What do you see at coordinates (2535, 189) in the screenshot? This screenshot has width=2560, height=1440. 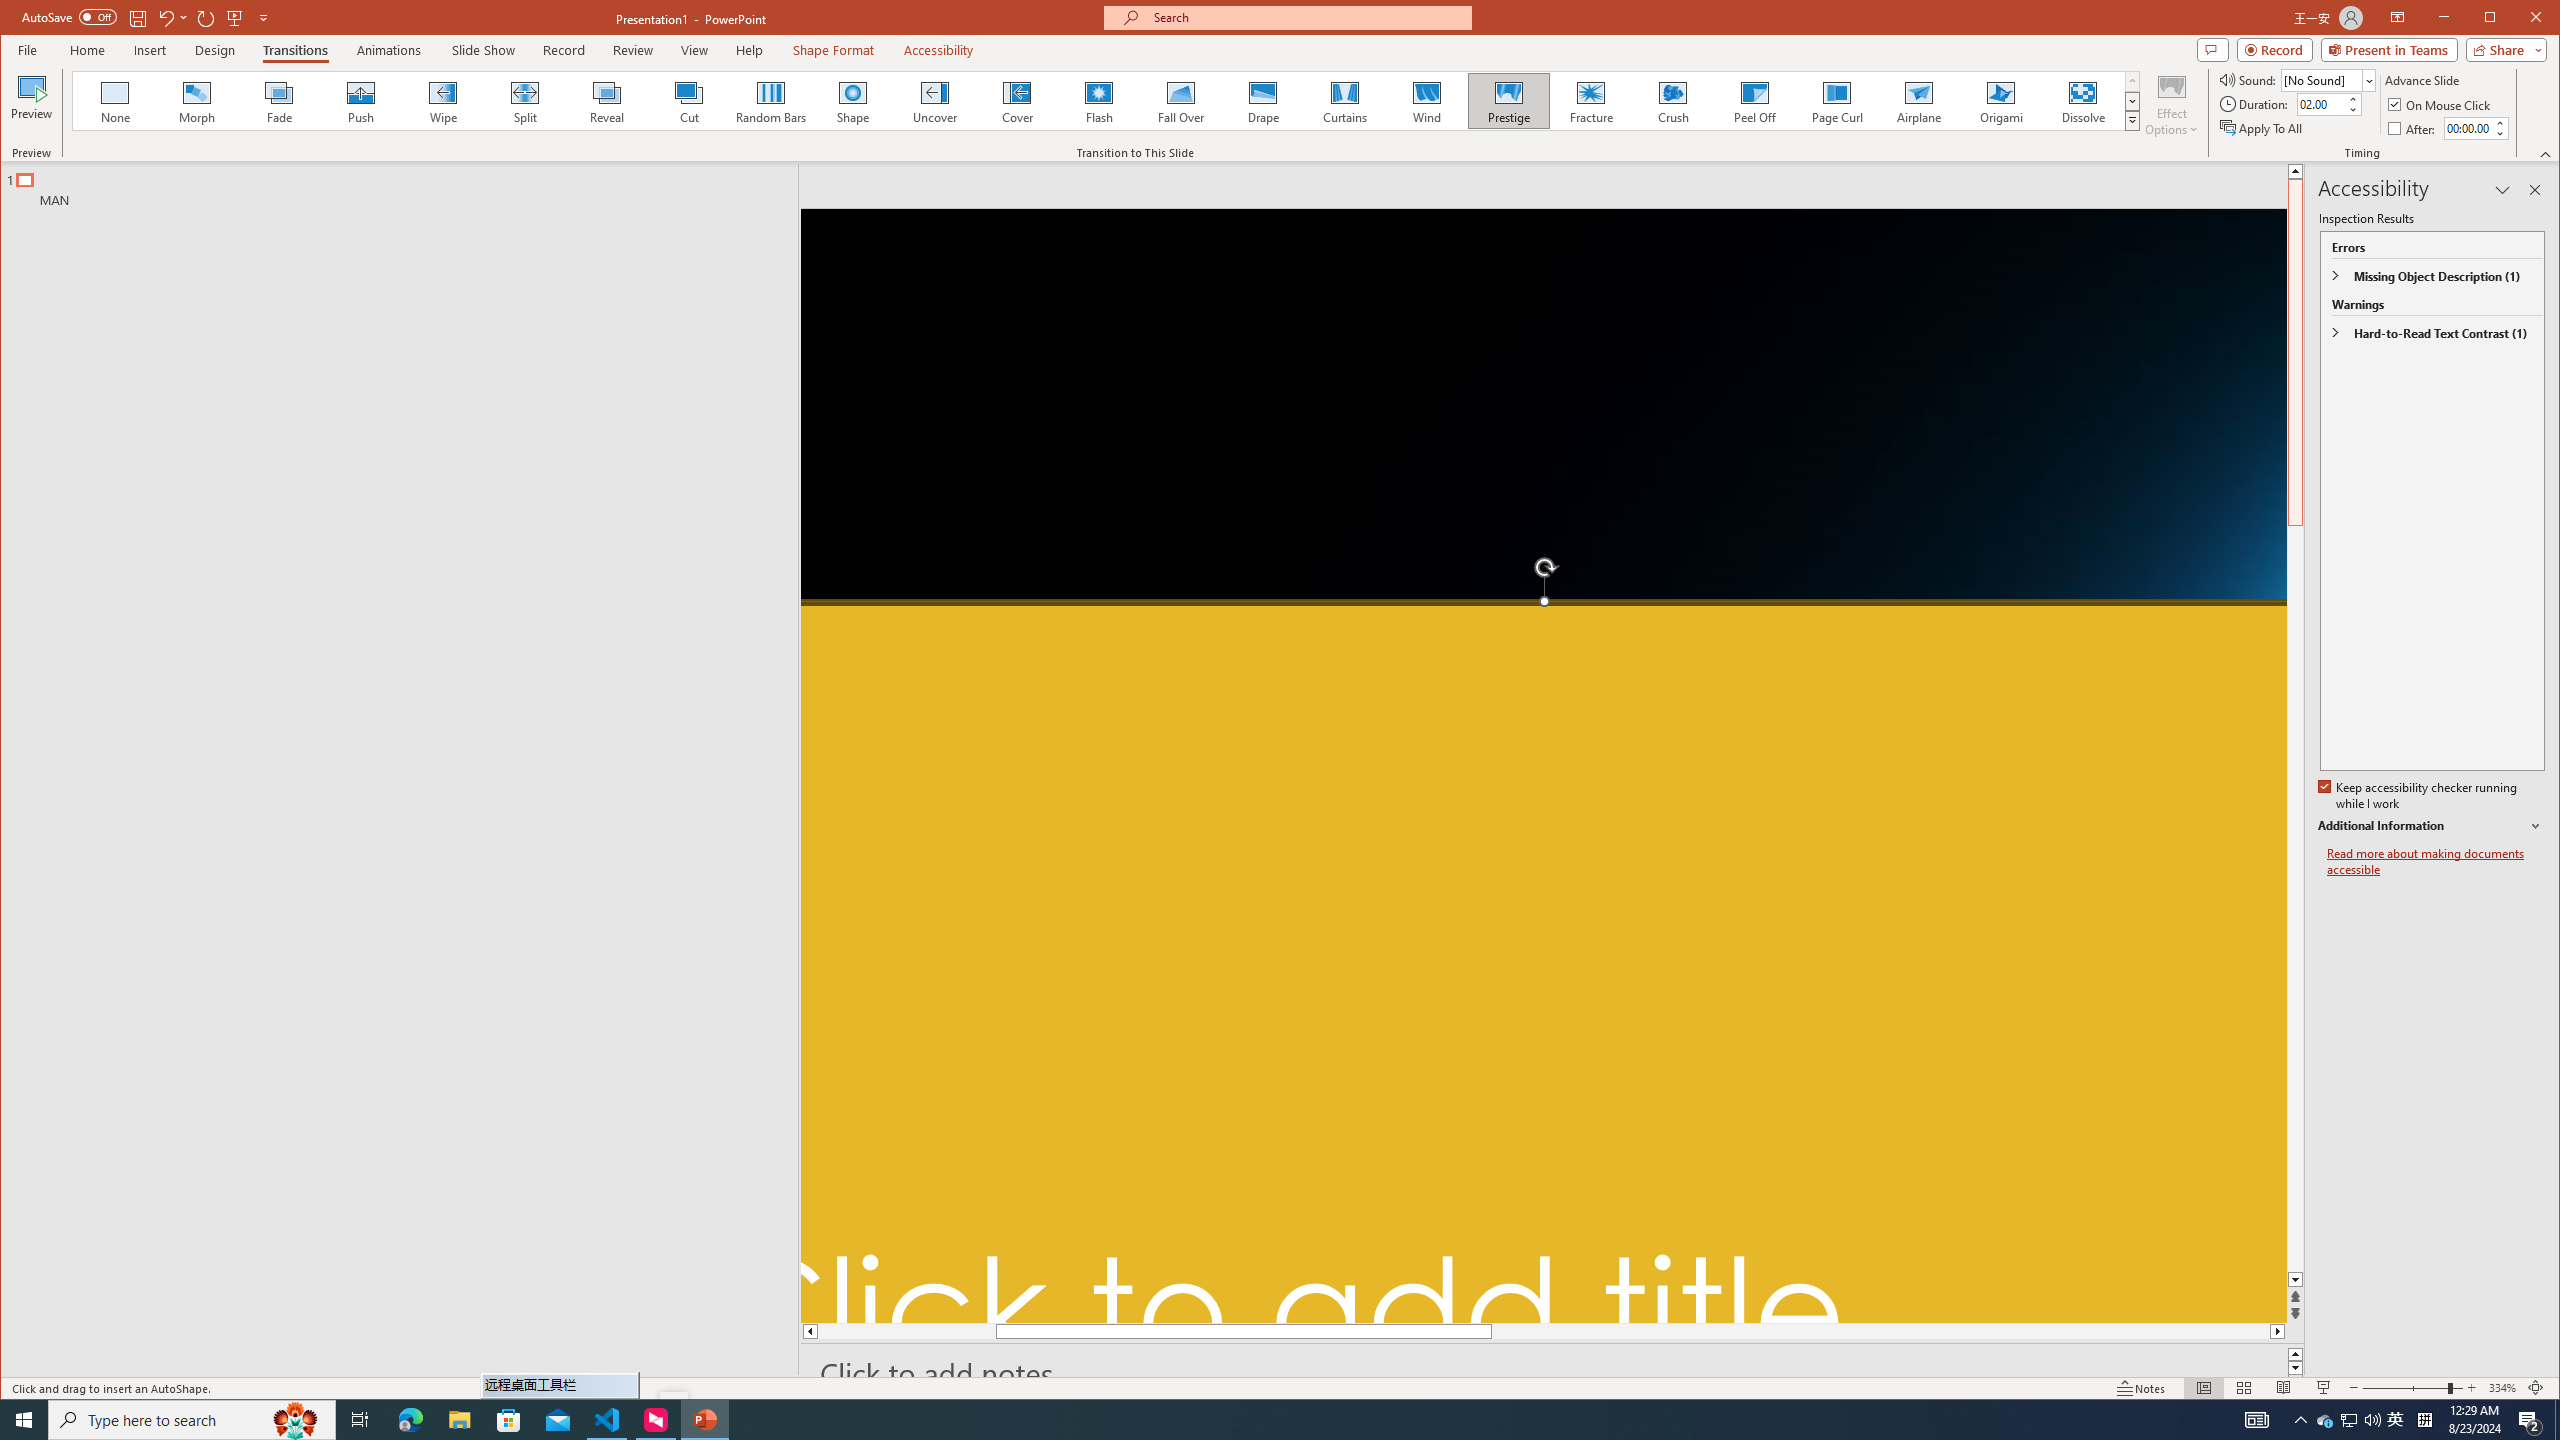 I see `'Close pane'` at bounding box center [2535, 189].